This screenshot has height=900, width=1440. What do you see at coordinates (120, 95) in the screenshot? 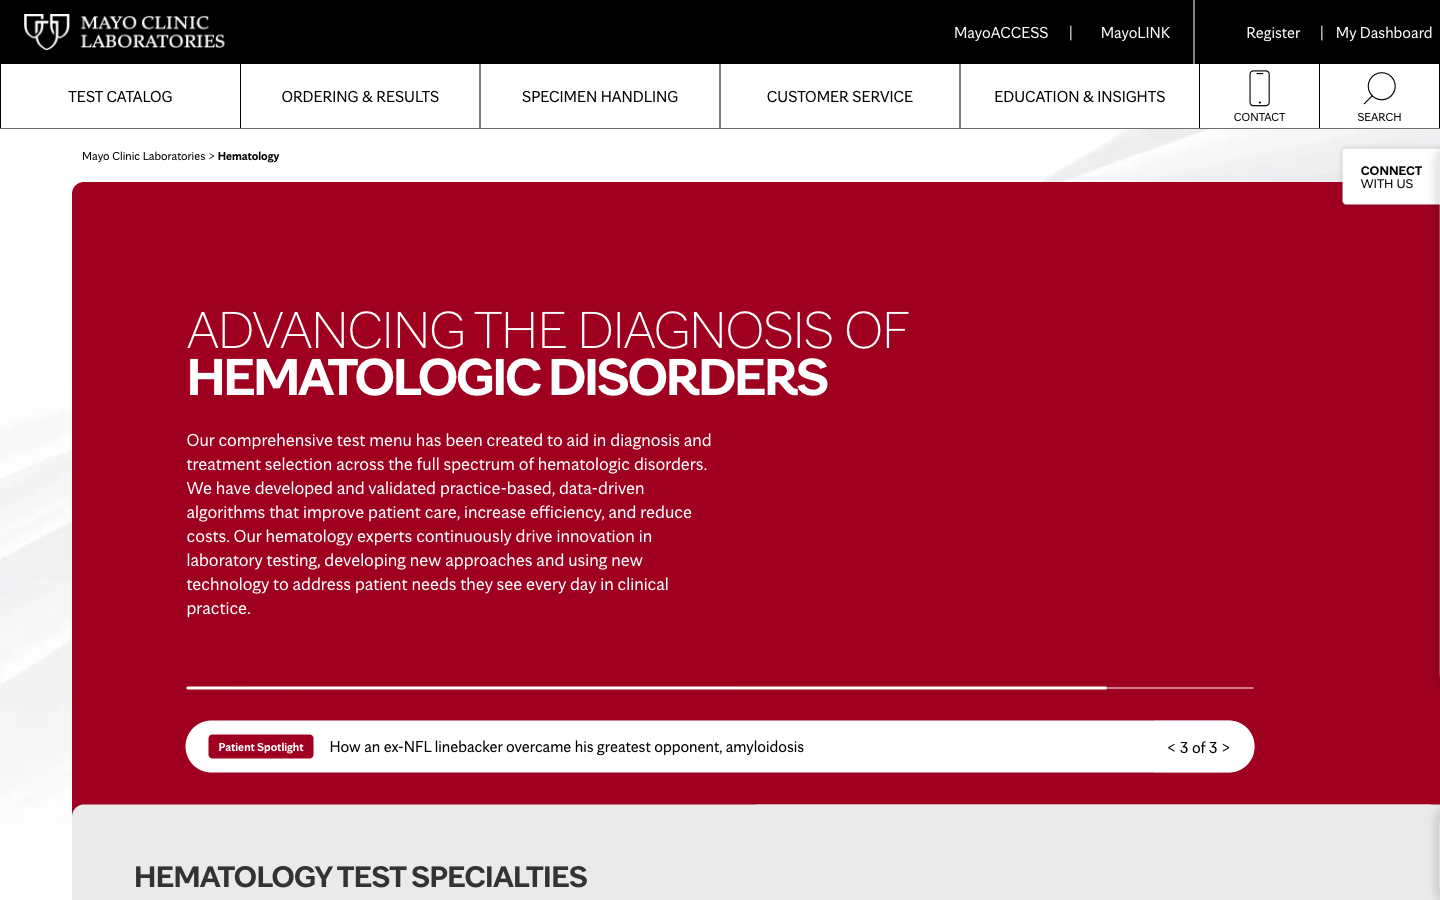
I see `Get a list of tests available at Mayoclinic Labs` at bounding box center [120, 95].